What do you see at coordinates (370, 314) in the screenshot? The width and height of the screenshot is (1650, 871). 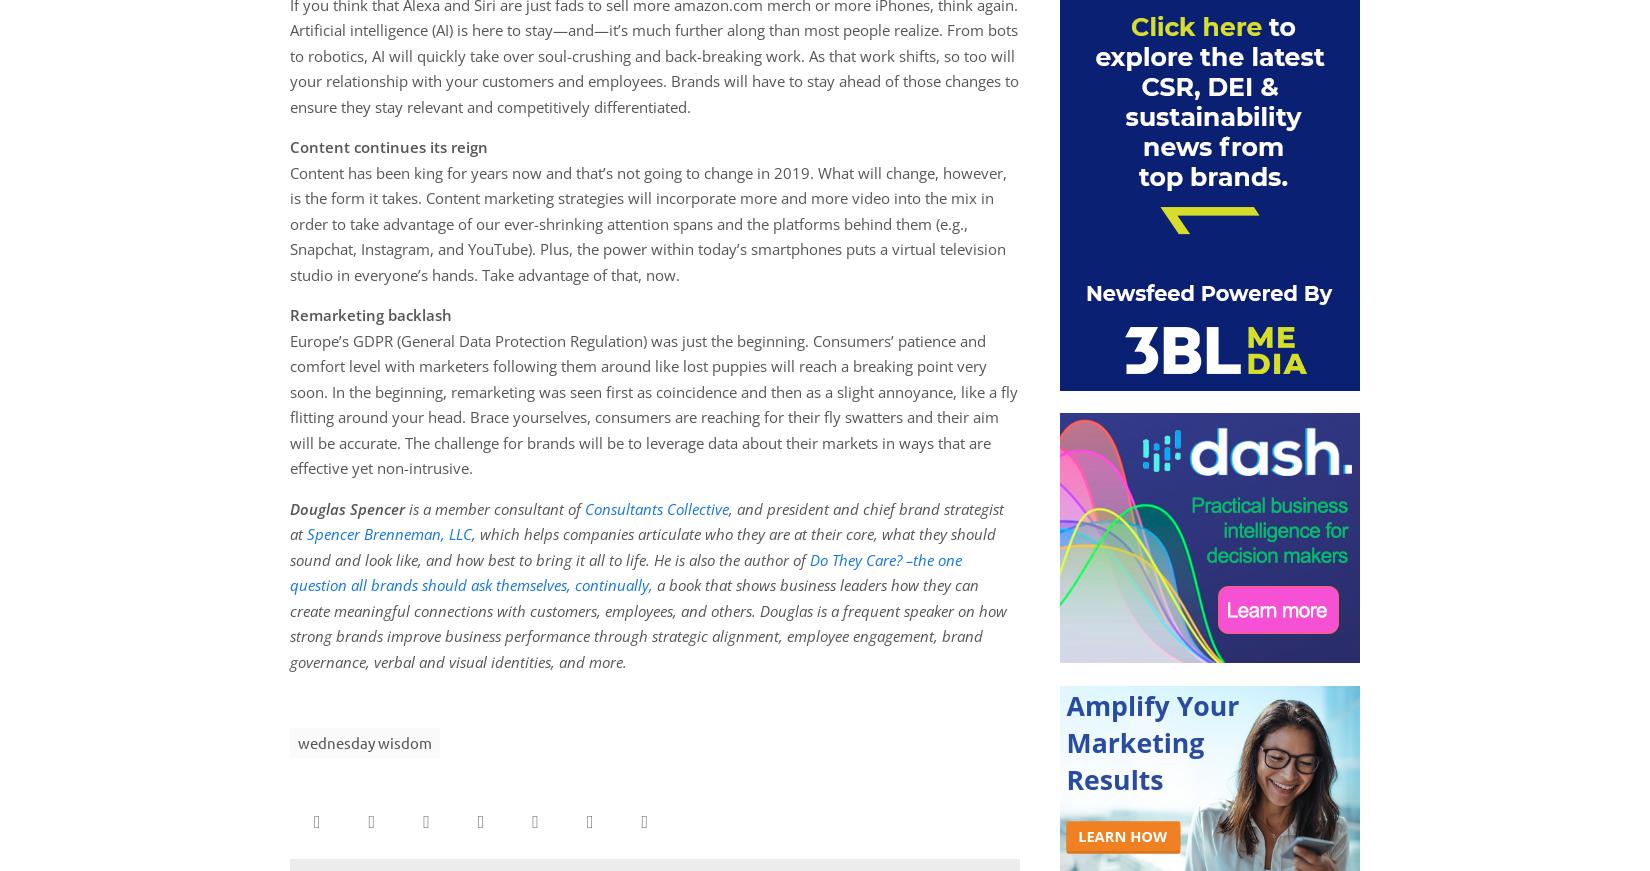 I see `'Remarketing backlash'` at bounding box center [370, 314].